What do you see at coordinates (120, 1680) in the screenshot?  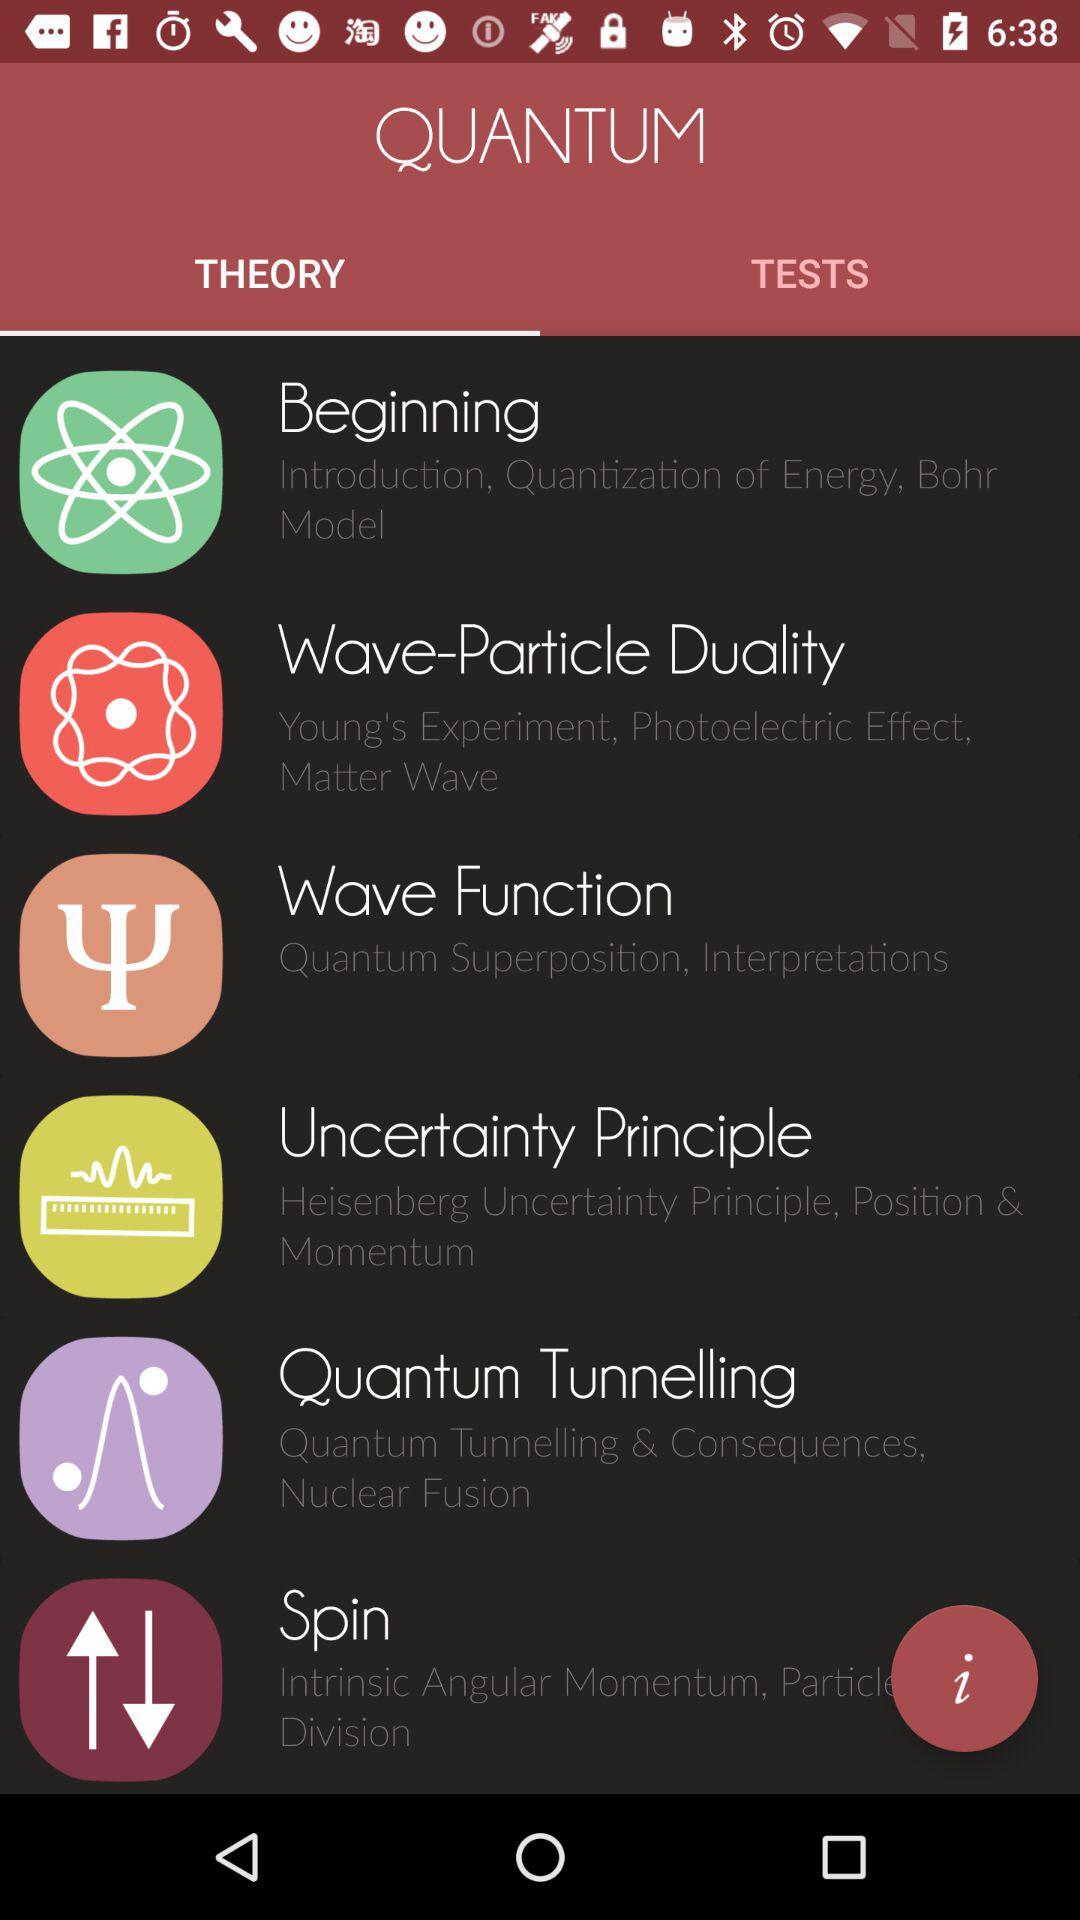 I see `item to the left of spin item` at bounding box center [120, 1680].